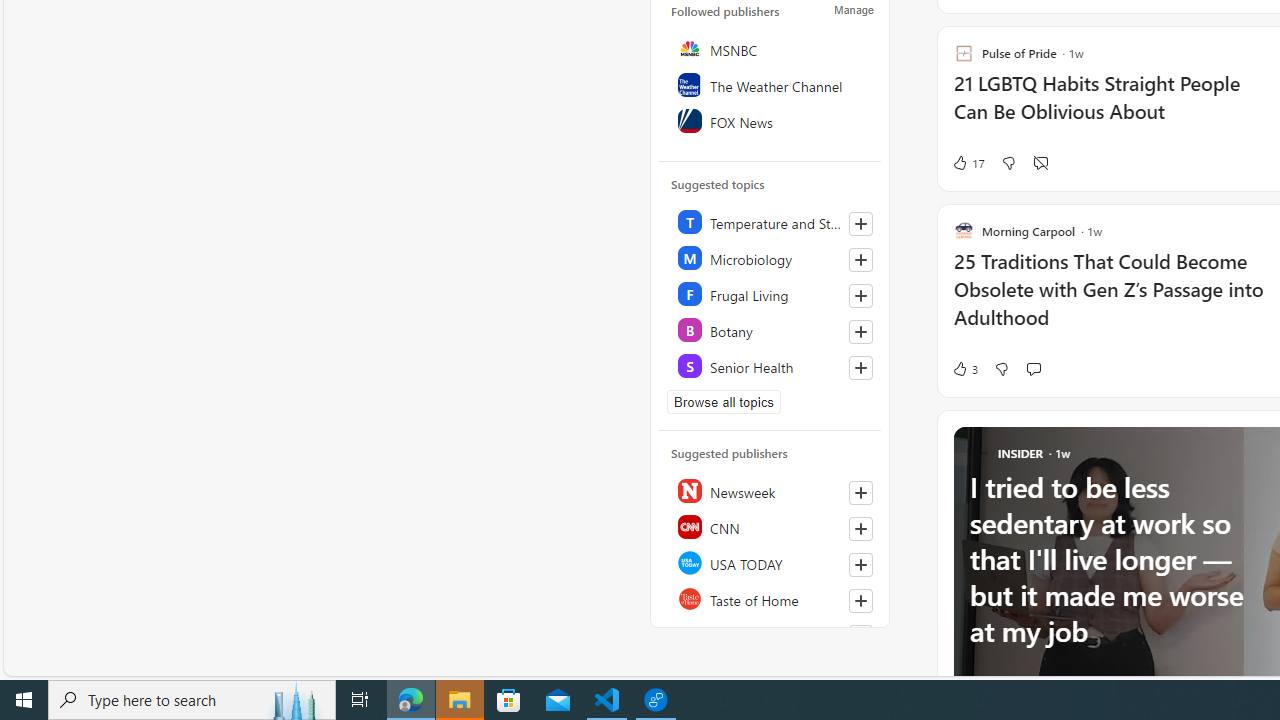  I want to click on 'Follow this topic', so click(860, 367).